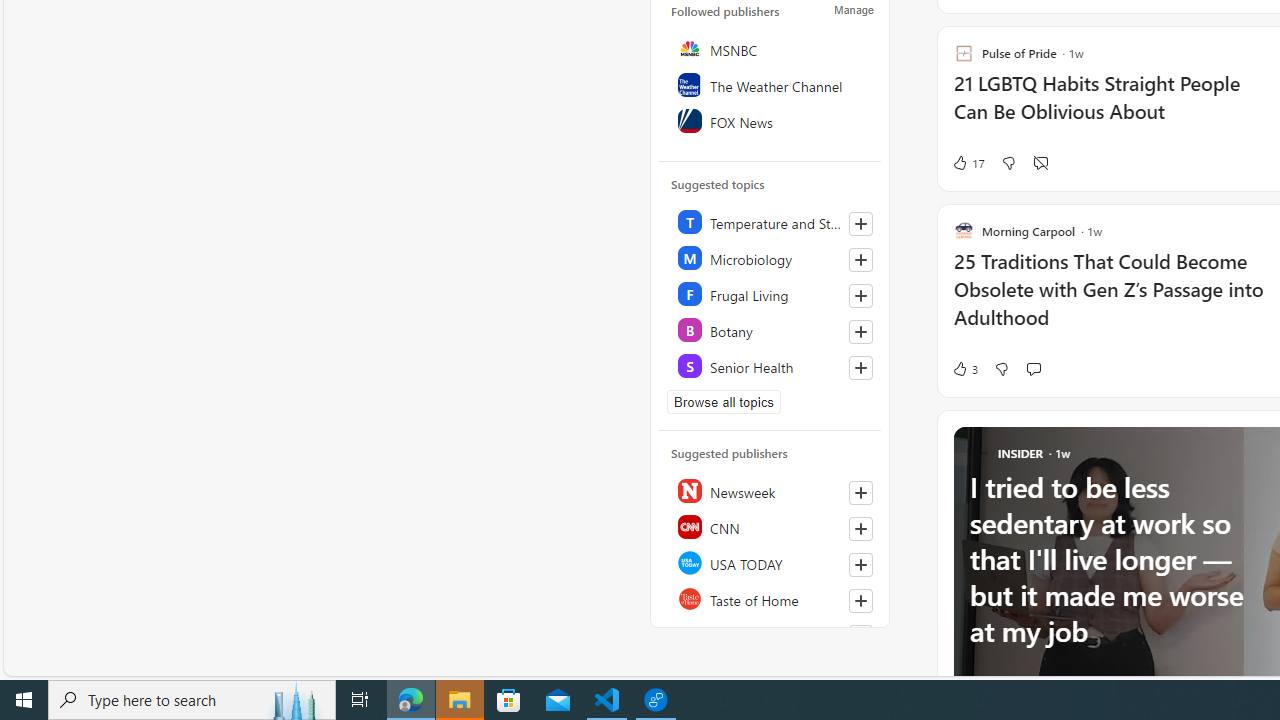  I want to click on 'Follow this topic', so click(860, 367).